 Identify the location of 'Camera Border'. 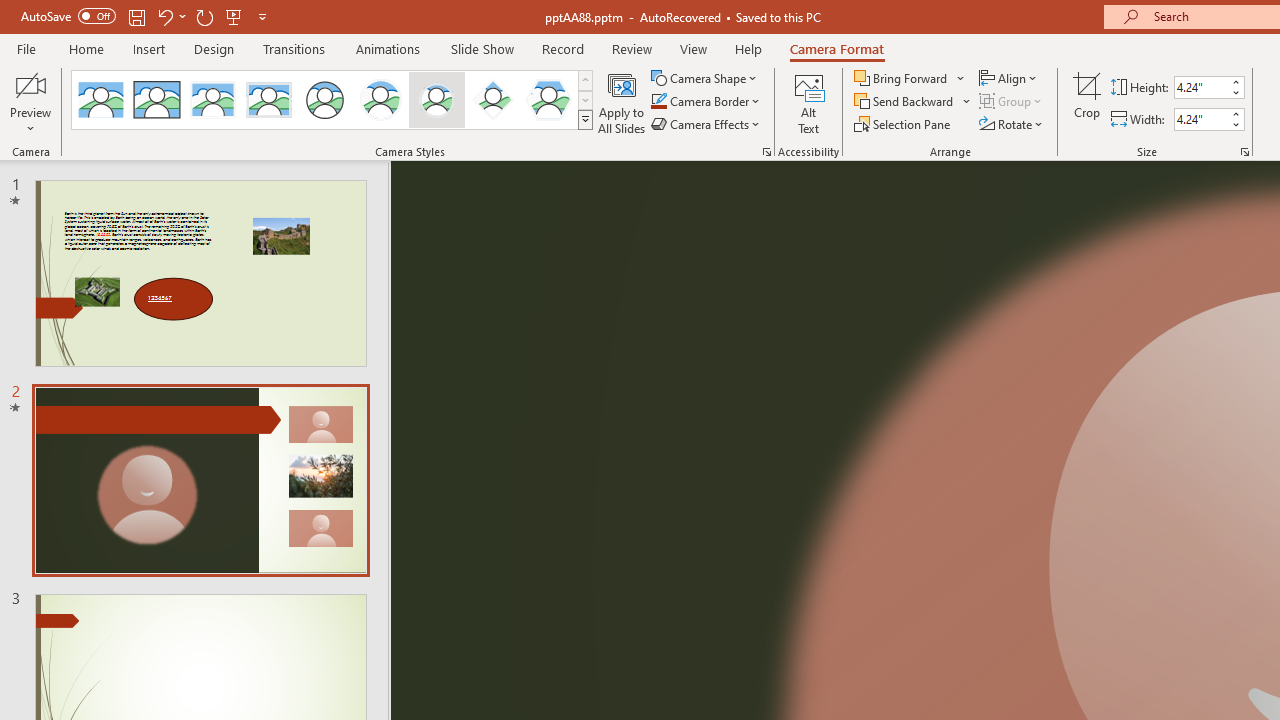
(706, 101).